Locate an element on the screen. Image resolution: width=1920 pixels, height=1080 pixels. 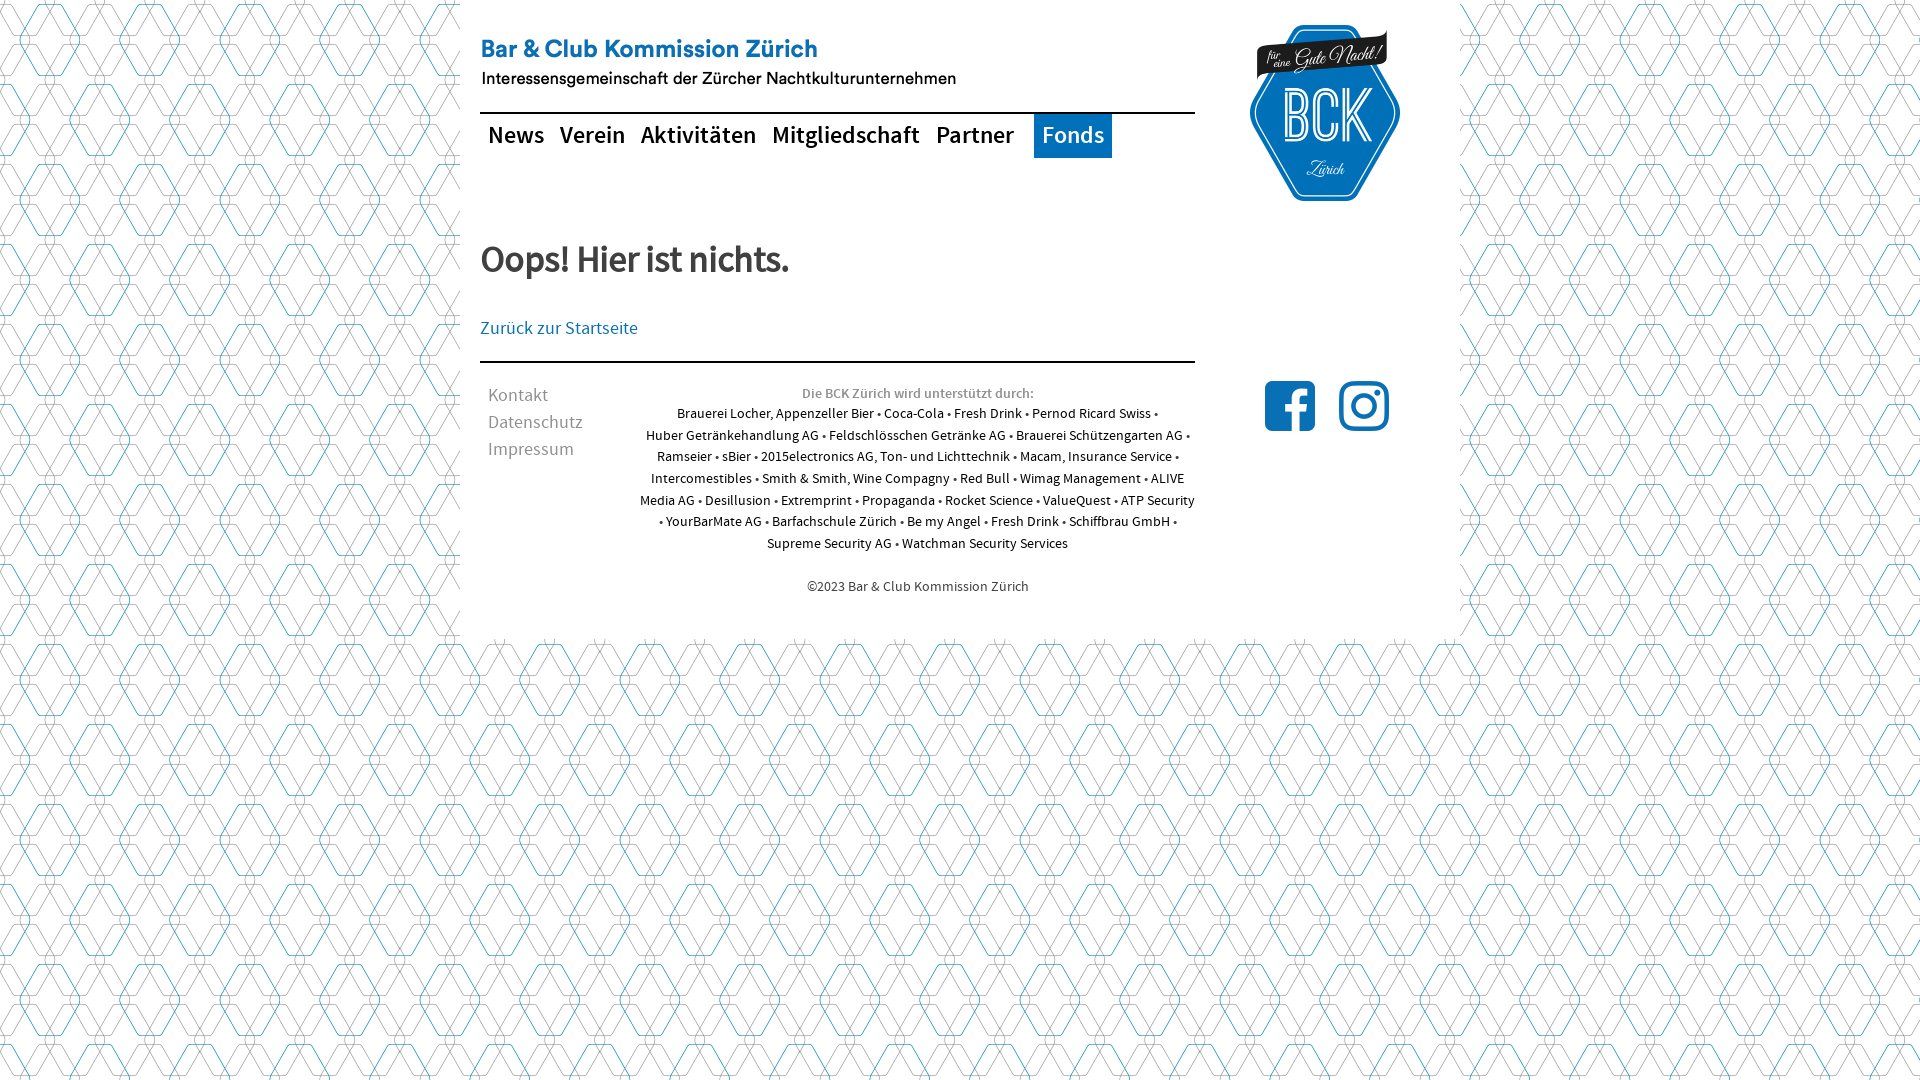
'Supreme Security AG' is located at coordinates (829, 543).